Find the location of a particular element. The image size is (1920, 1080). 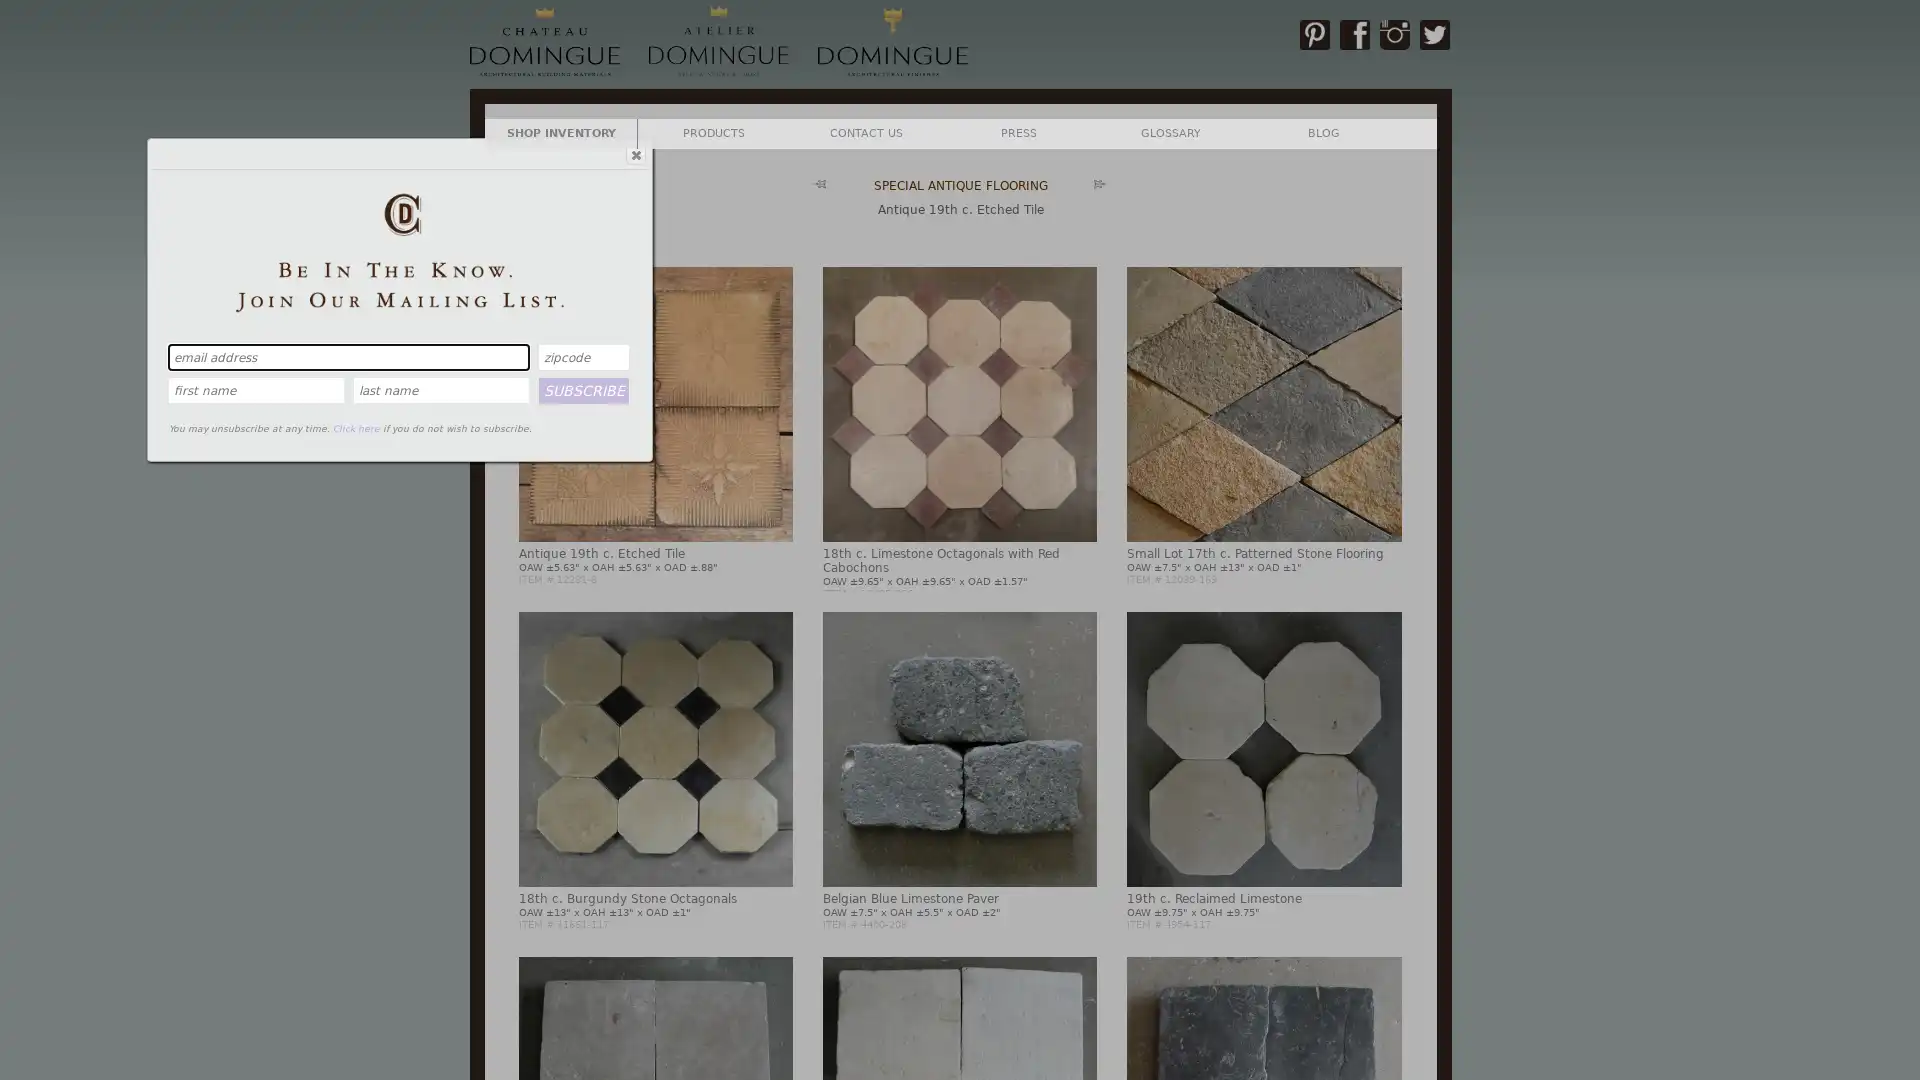

Close is located at coordinates (633, 153).